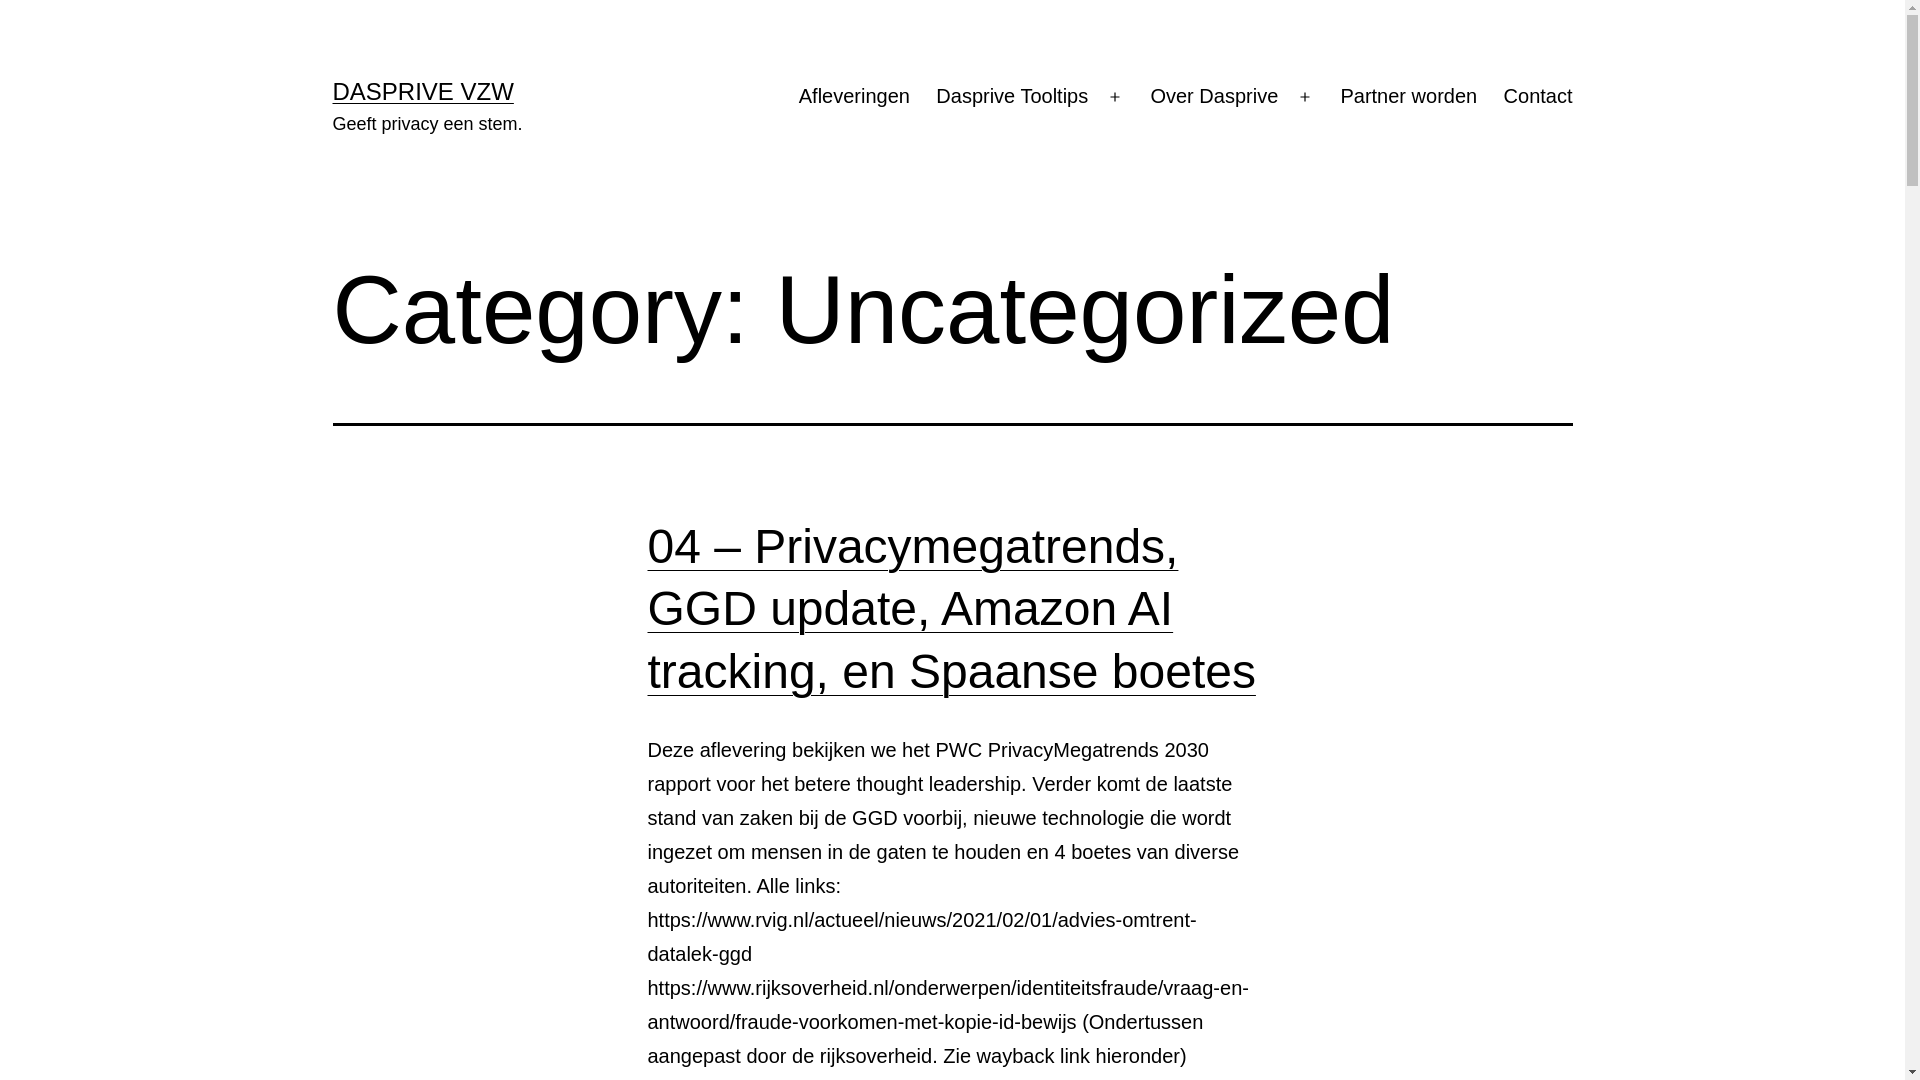 This screenshot has height=1080, width=1920. Describe the element at coordinates (421, 91) in the screenshot. I see `'DASPRIVE VZW'` at that location.